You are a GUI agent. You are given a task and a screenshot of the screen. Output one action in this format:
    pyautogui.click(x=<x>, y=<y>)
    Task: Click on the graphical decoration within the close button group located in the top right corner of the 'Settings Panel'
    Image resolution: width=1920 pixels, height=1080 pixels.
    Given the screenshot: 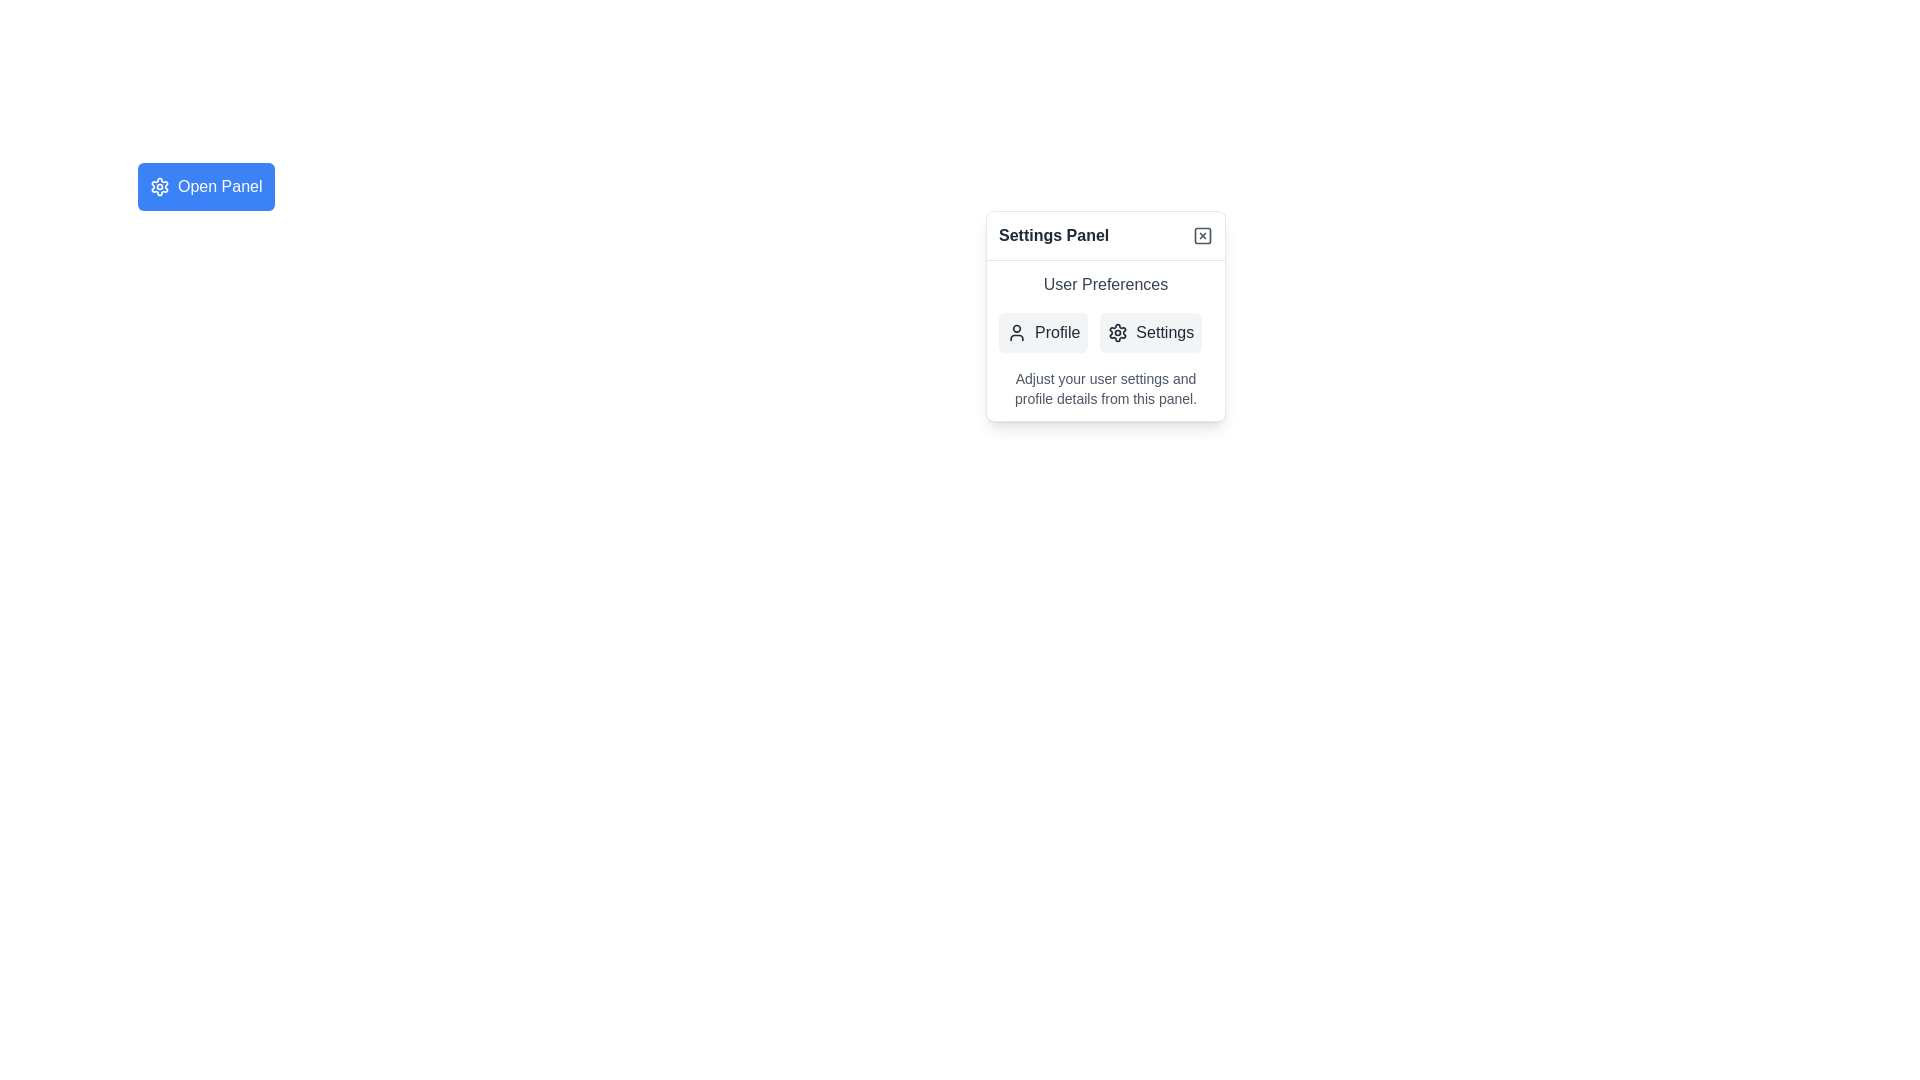 What is the action you would take?
    pyautogui.click(x=1202, y=234)
    